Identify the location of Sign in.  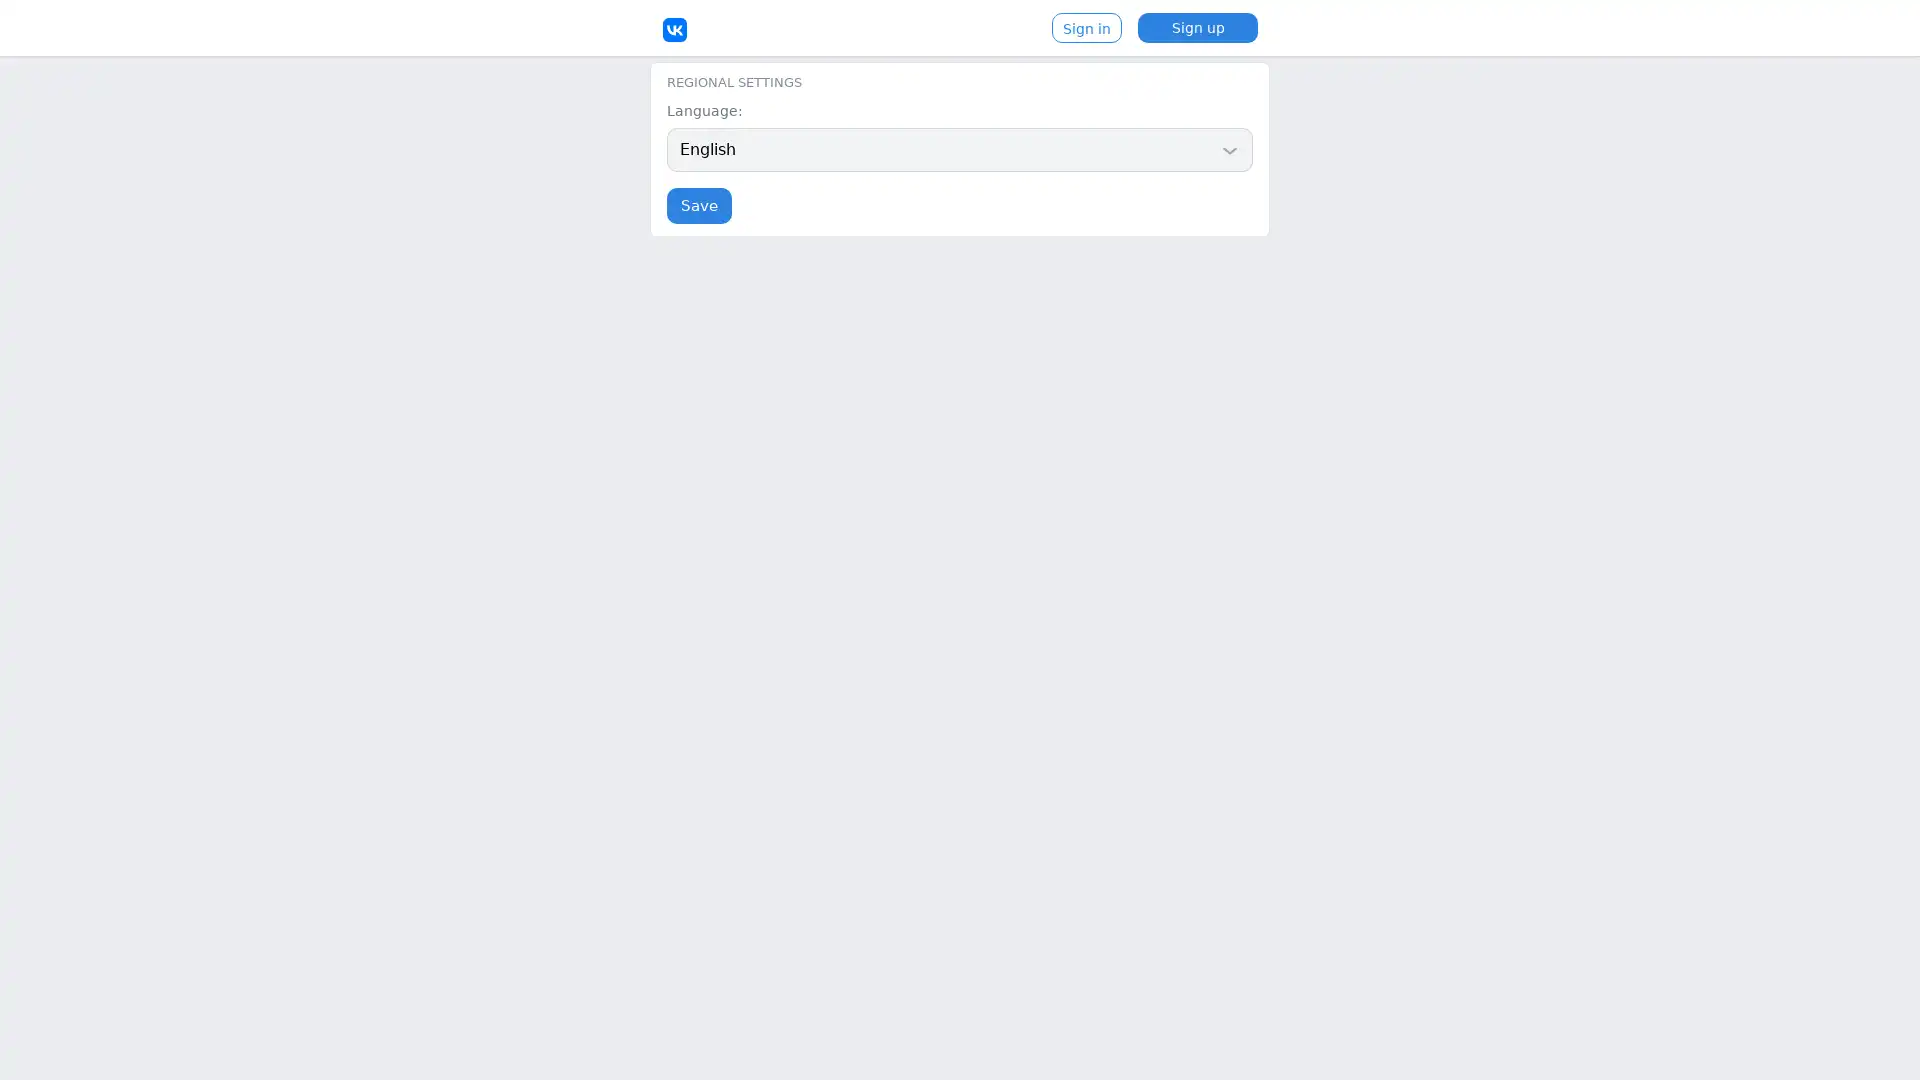
(1085, 27).